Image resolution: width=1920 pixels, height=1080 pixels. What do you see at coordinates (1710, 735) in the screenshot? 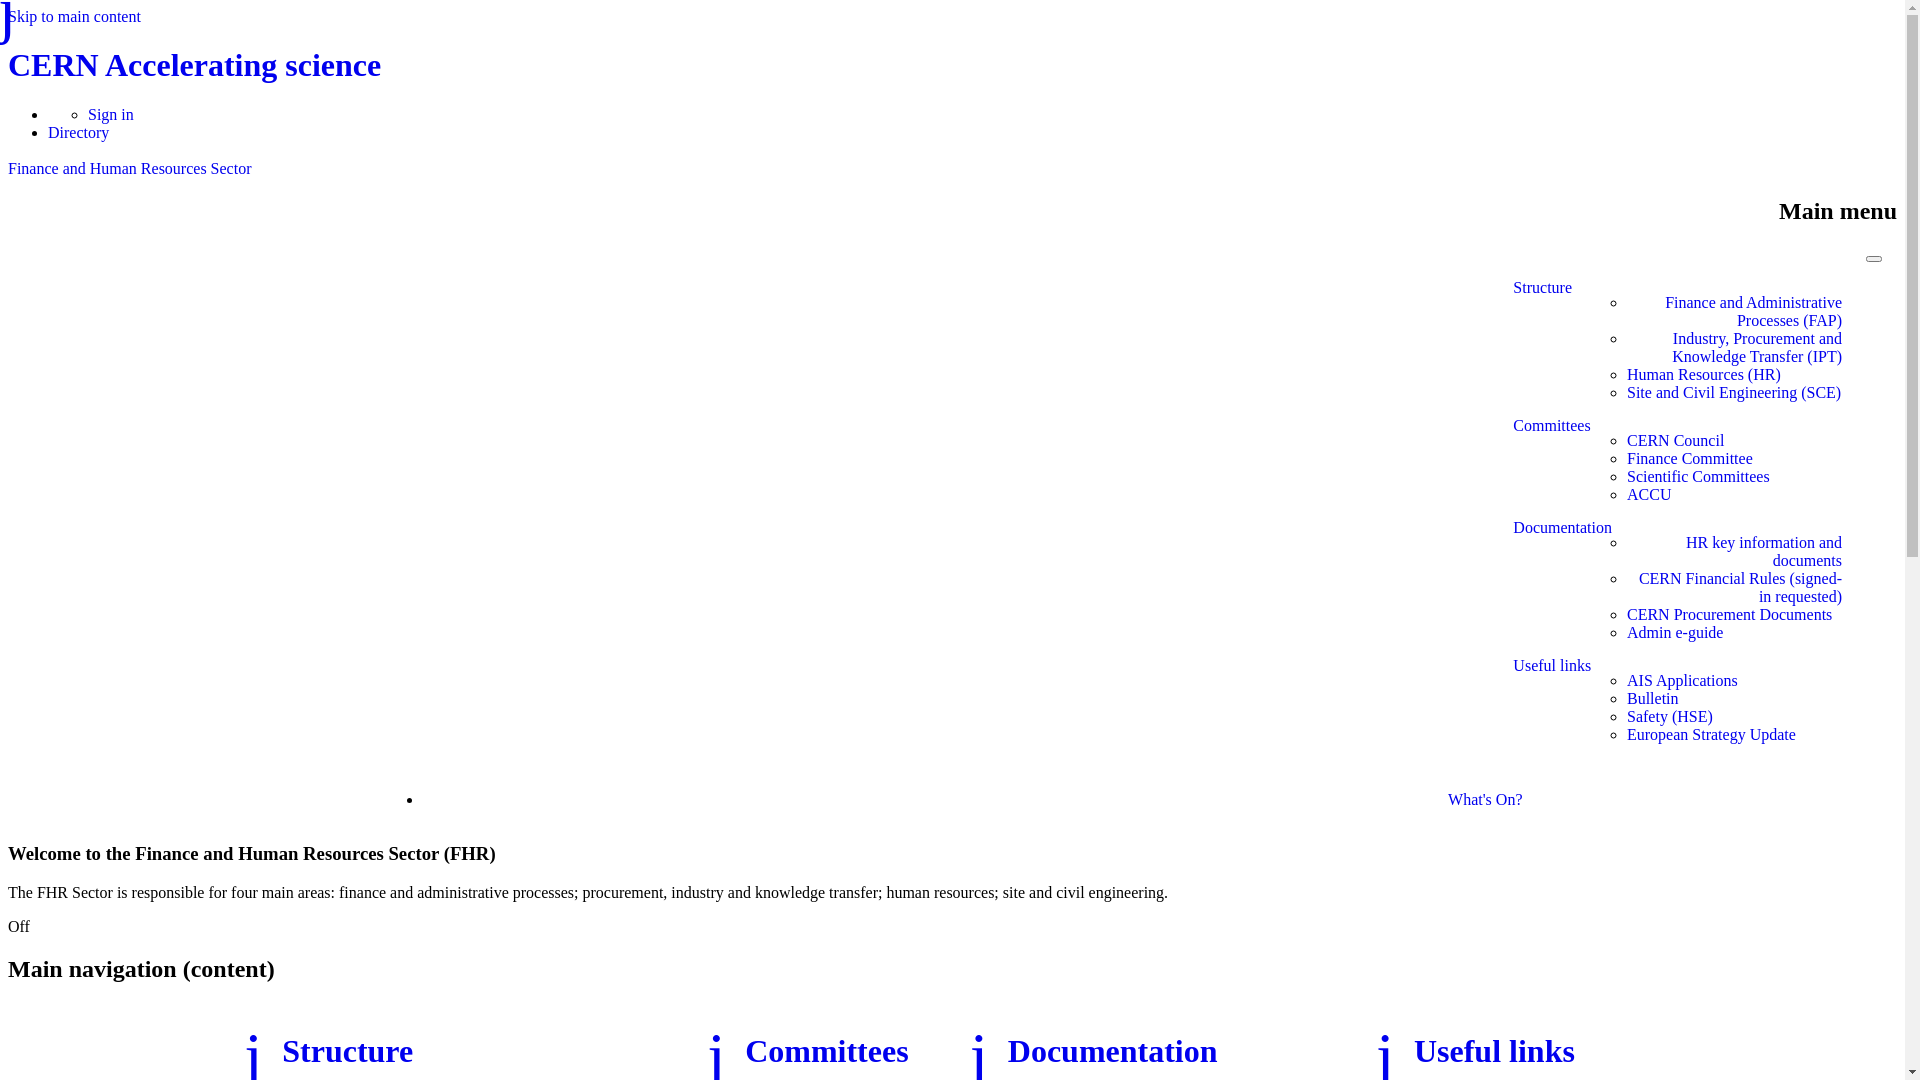
I see `'European Strategy Update'` at bounding box center [1710, 735].